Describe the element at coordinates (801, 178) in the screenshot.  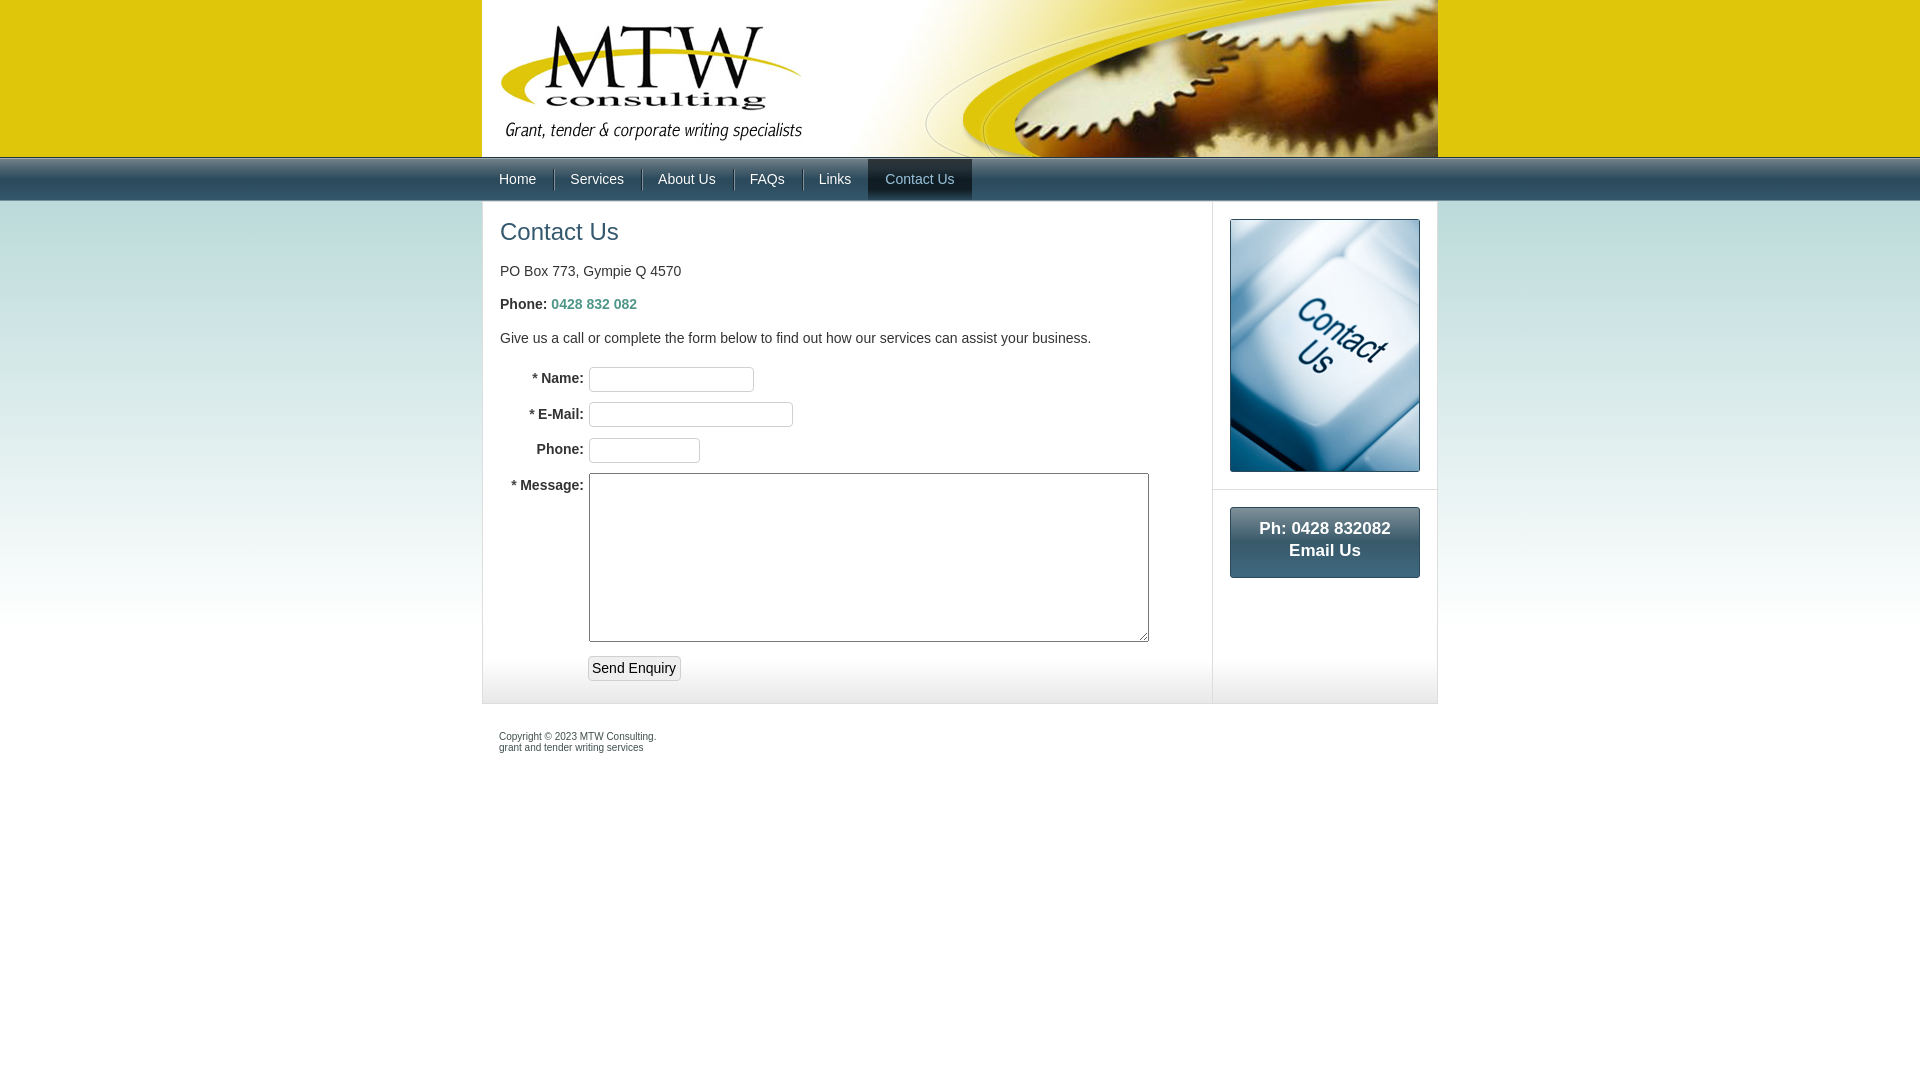
I see `'Links'` at that location.